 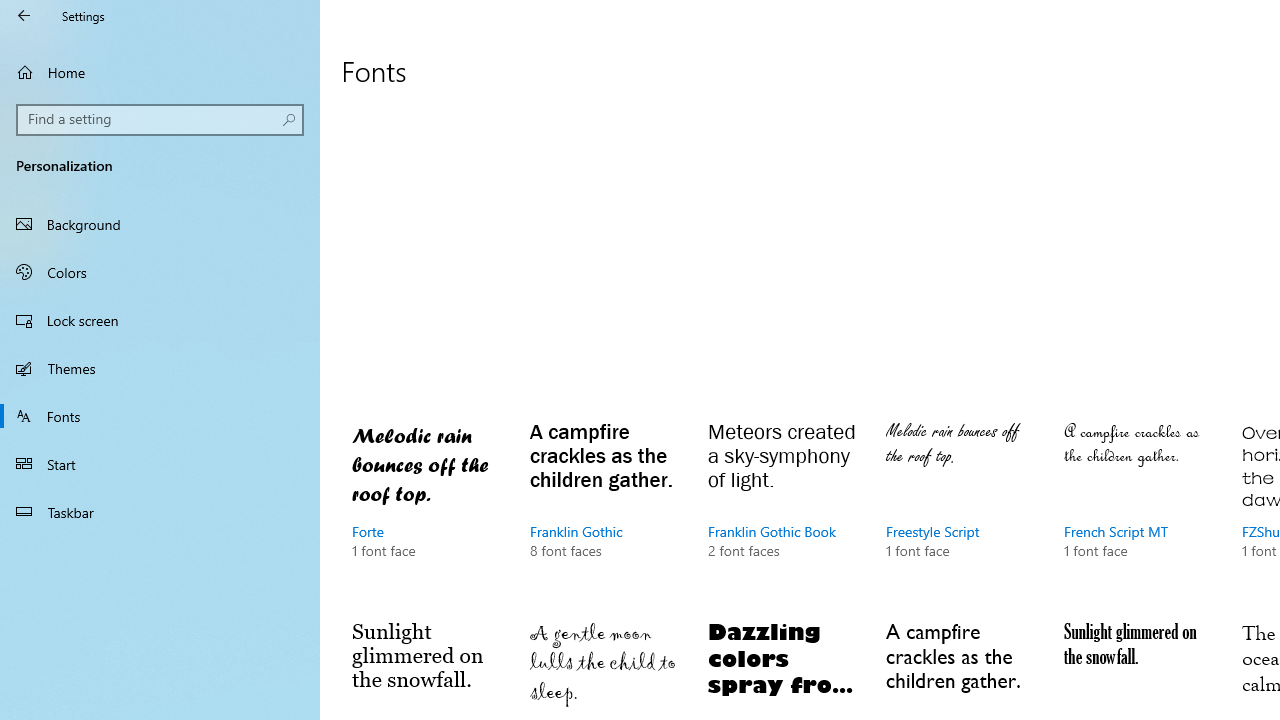 I want to click on 'Franklin Gothic, 8 font faces', so click(x=603, y=508).